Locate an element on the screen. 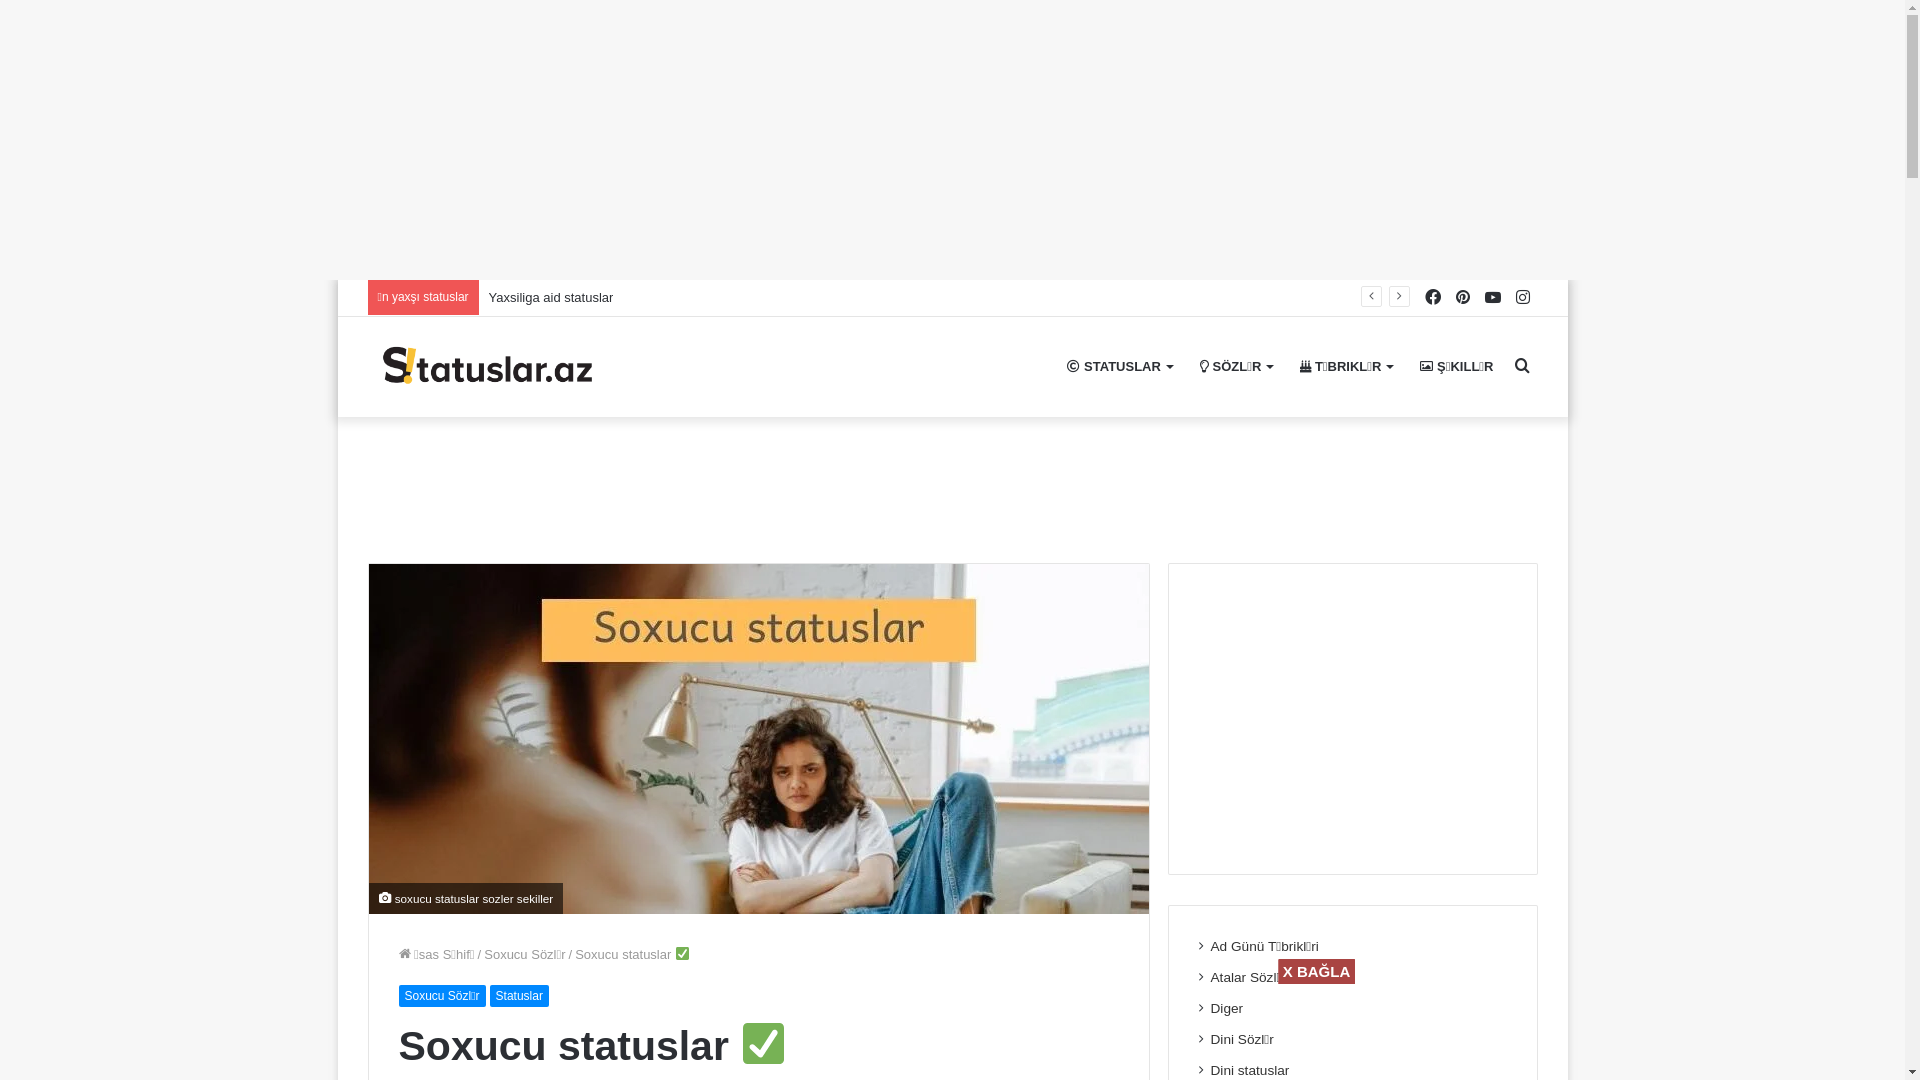  'Pinterest' is located at coordinates (1463, 297).